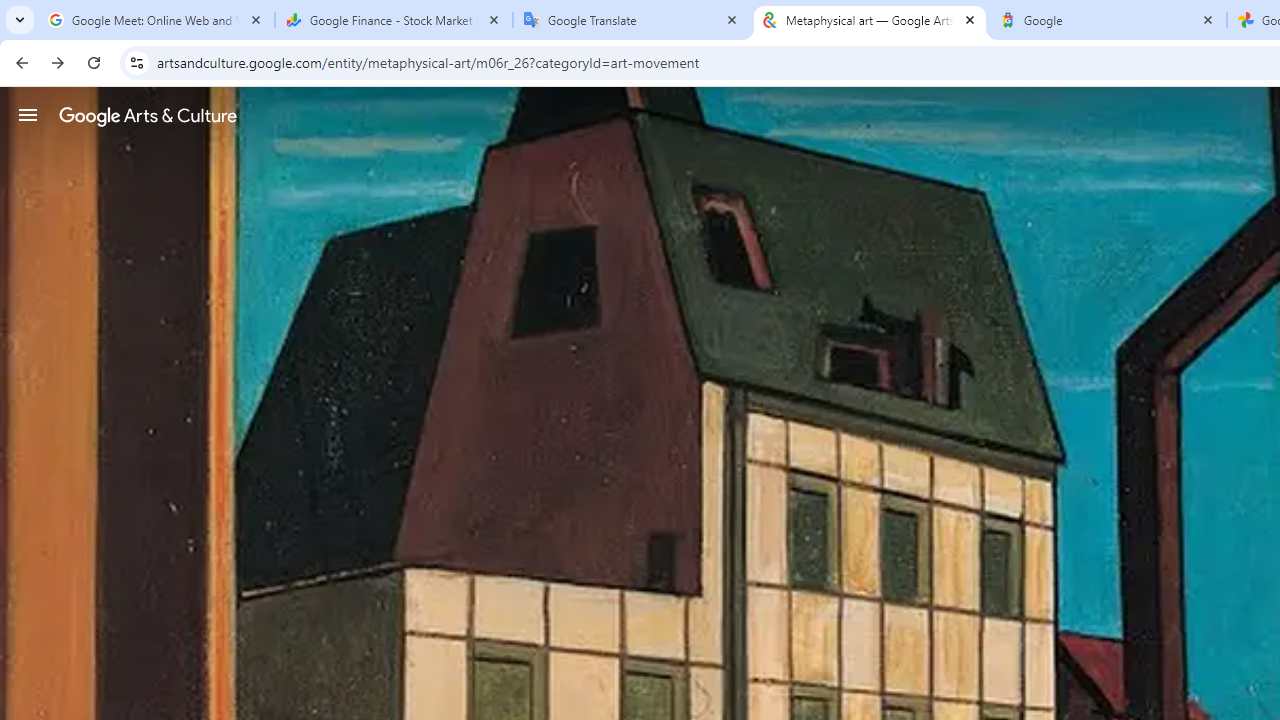  What do you see at coordinates (19, 61) in the screenshot?
I see `'Back'` at bounding box center [19, 61].